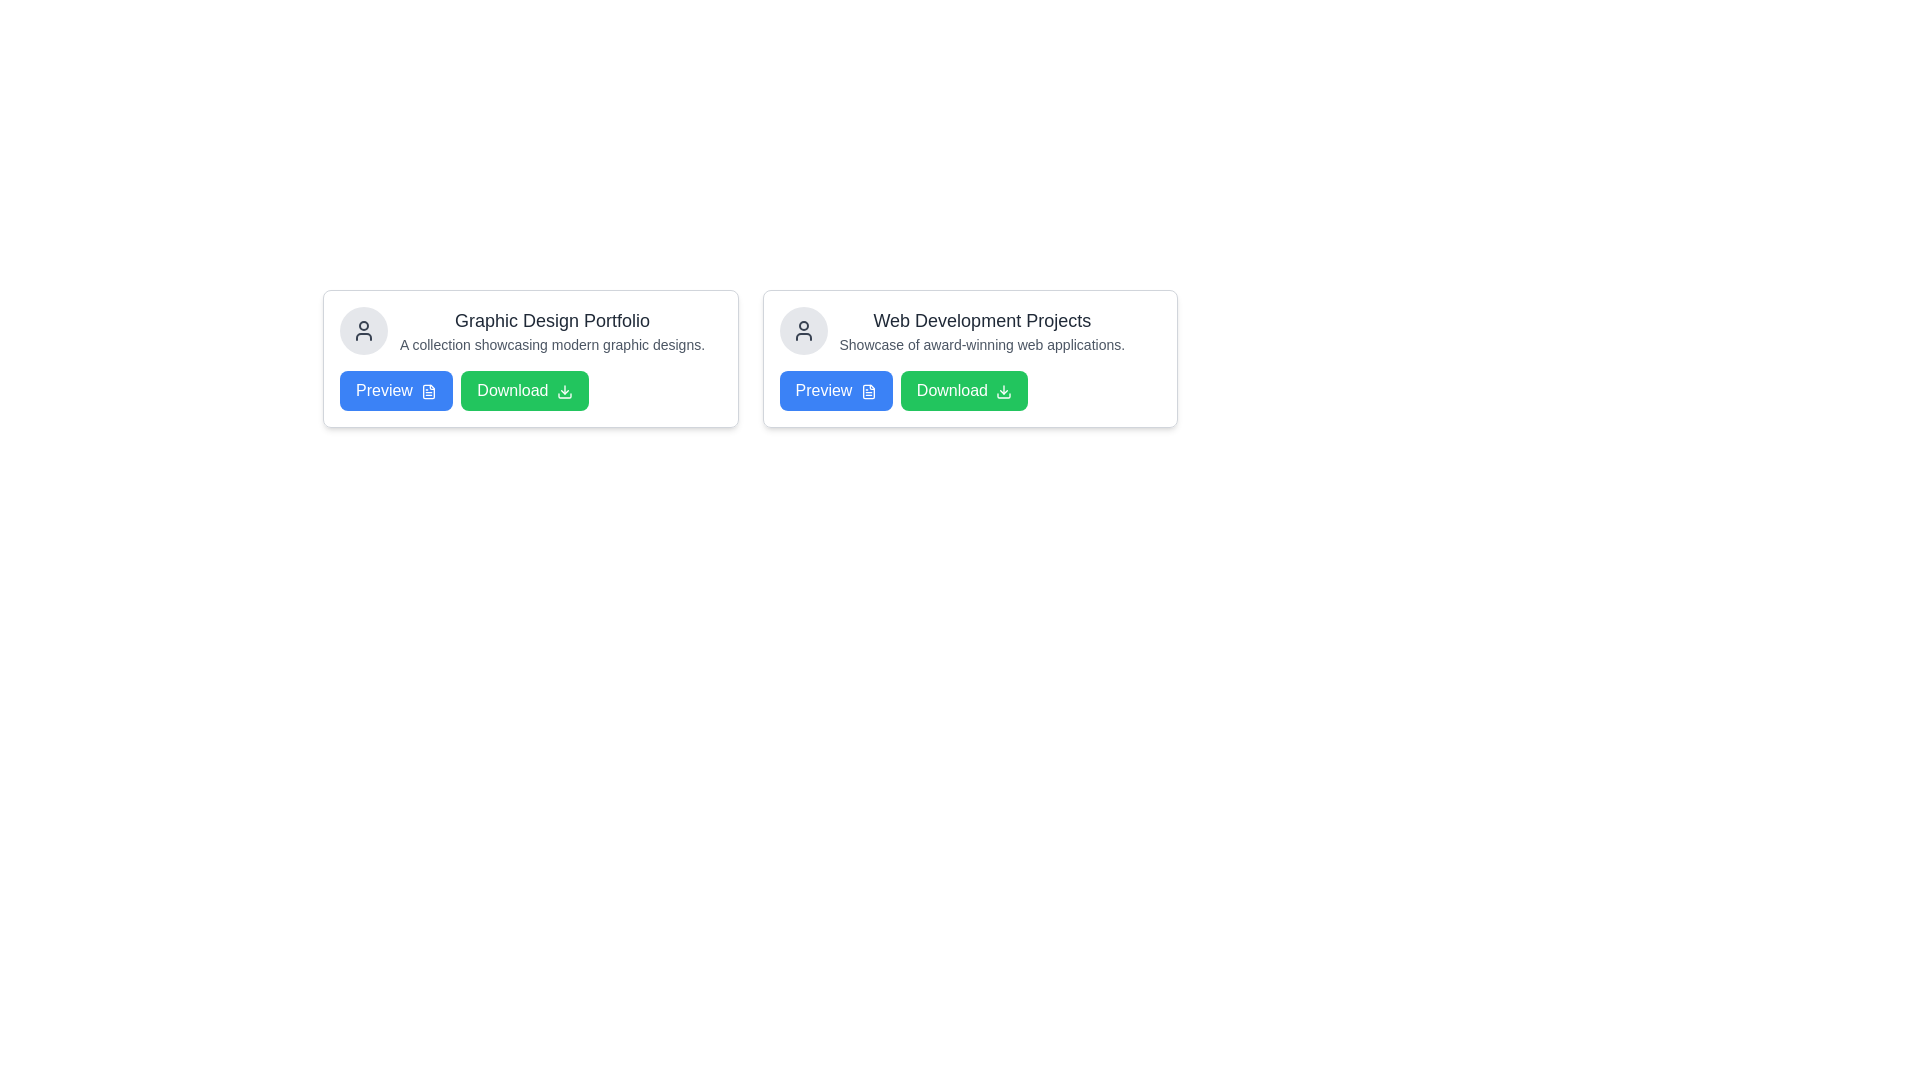  I want to click on text label that says 'Web Development Projects', which is styled with a larger font size and bold dark gray text, located at the top right section of a card layout, so click(982, 319).